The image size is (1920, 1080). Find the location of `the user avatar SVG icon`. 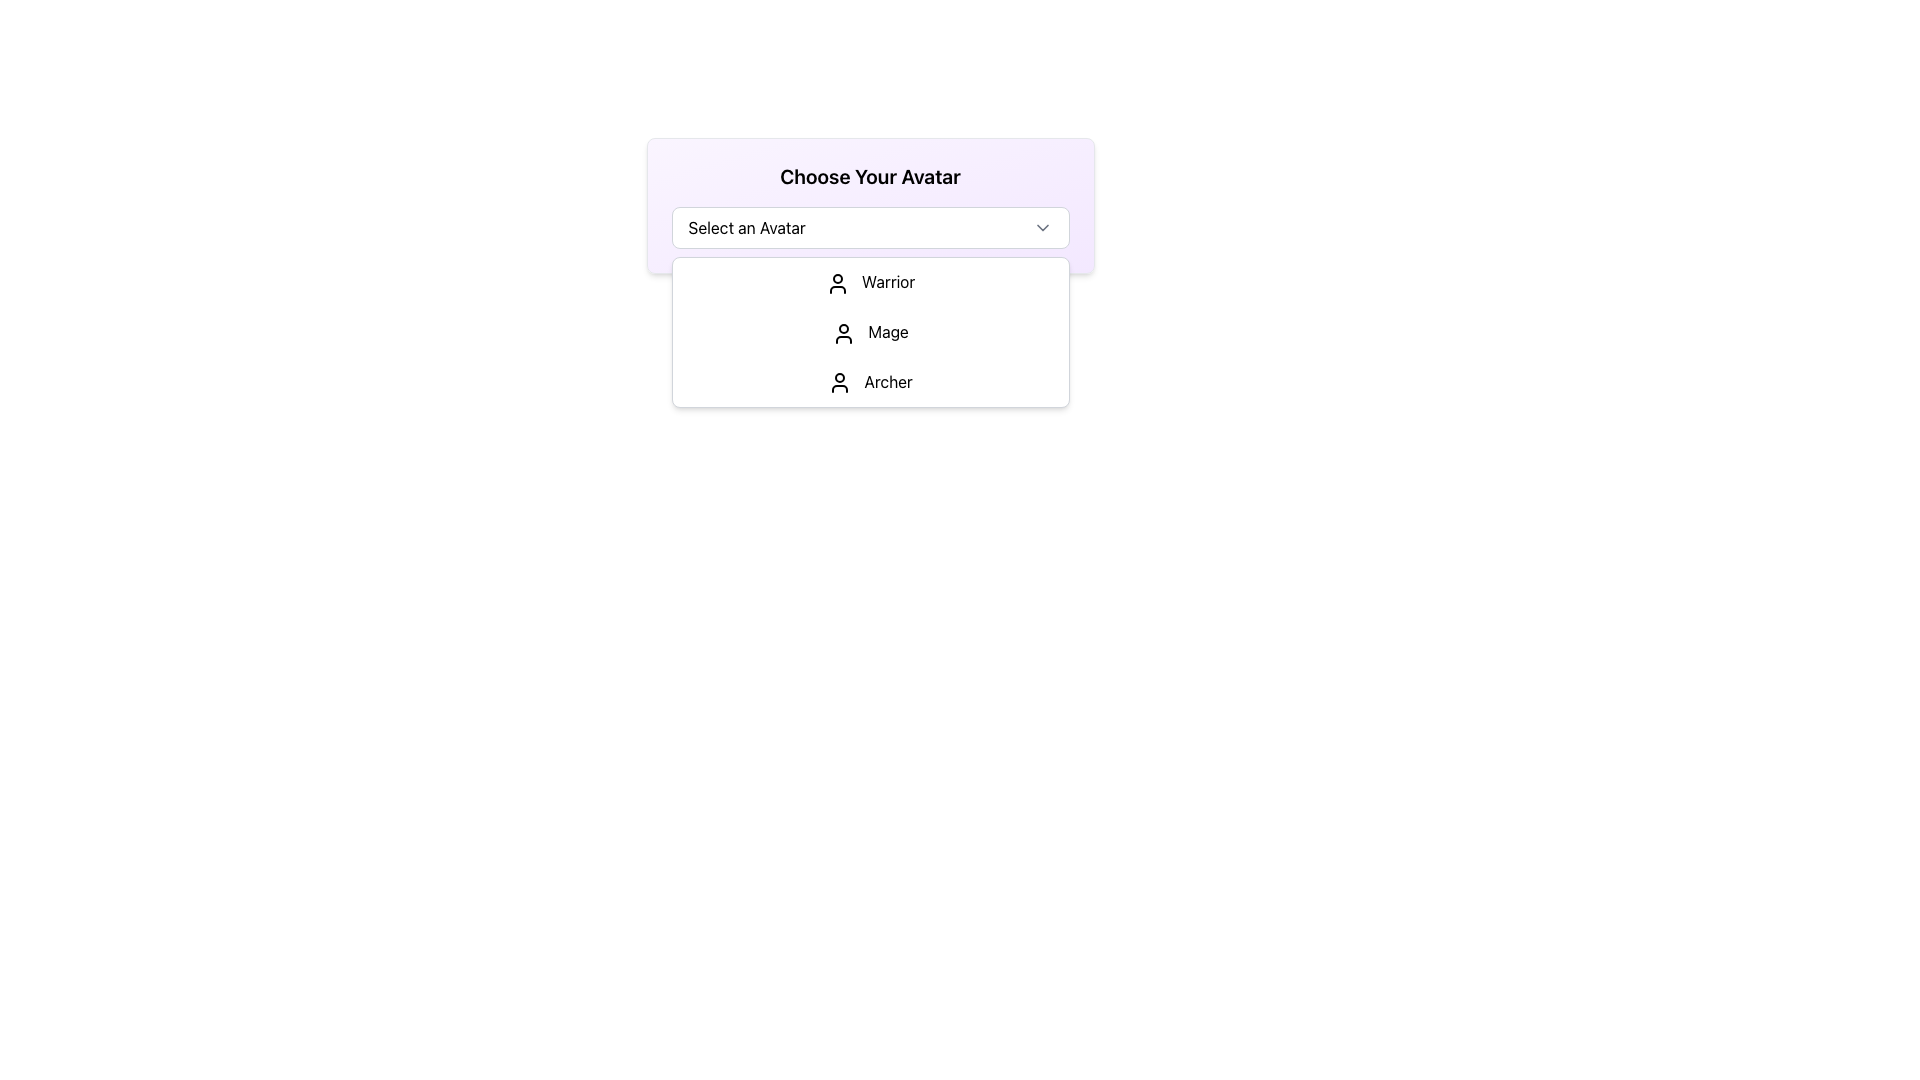

the user avatar SVG icon is located at coordinates (837, 283).